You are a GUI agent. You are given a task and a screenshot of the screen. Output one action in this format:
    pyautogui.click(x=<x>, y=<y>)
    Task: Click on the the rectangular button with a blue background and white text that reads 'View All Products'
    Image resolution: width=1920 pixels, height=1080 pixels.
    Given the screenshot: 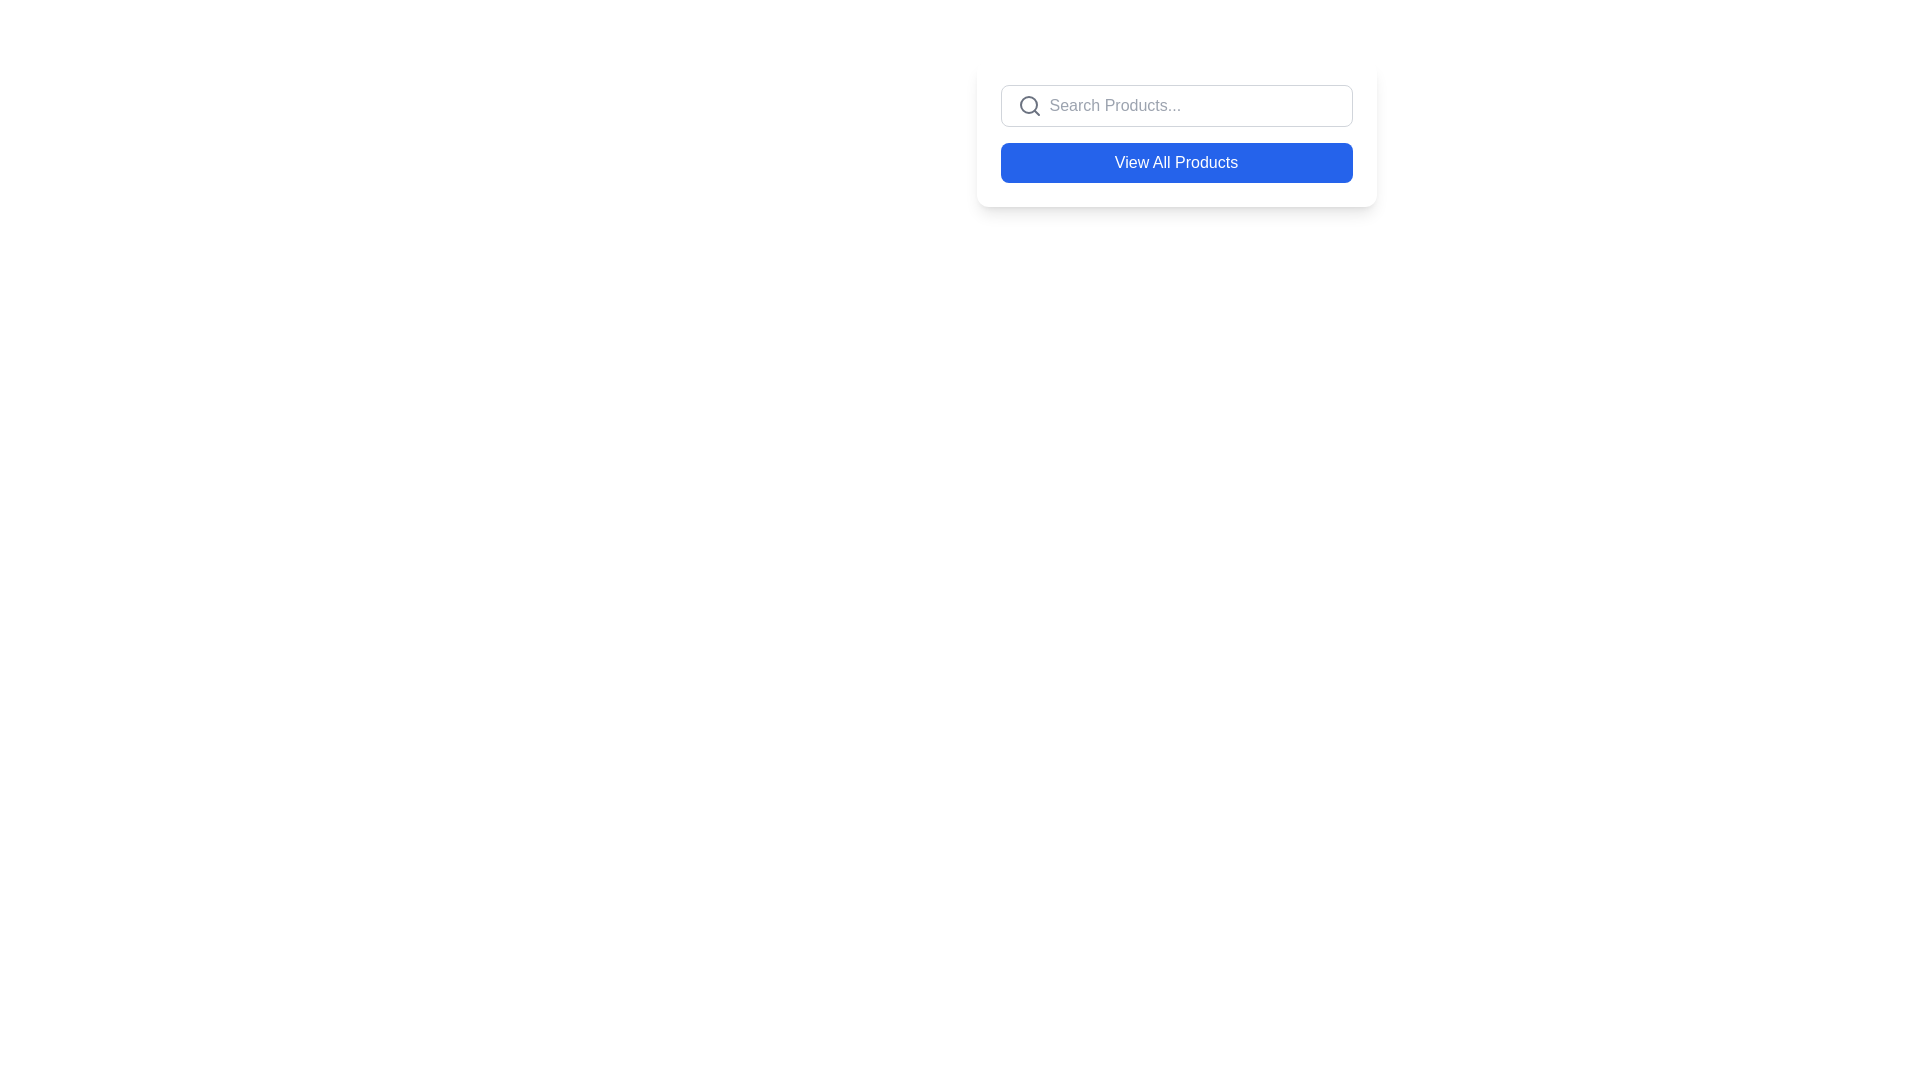 What is the action you would take?
    pyautogui.click(x=1176, y=161)
    